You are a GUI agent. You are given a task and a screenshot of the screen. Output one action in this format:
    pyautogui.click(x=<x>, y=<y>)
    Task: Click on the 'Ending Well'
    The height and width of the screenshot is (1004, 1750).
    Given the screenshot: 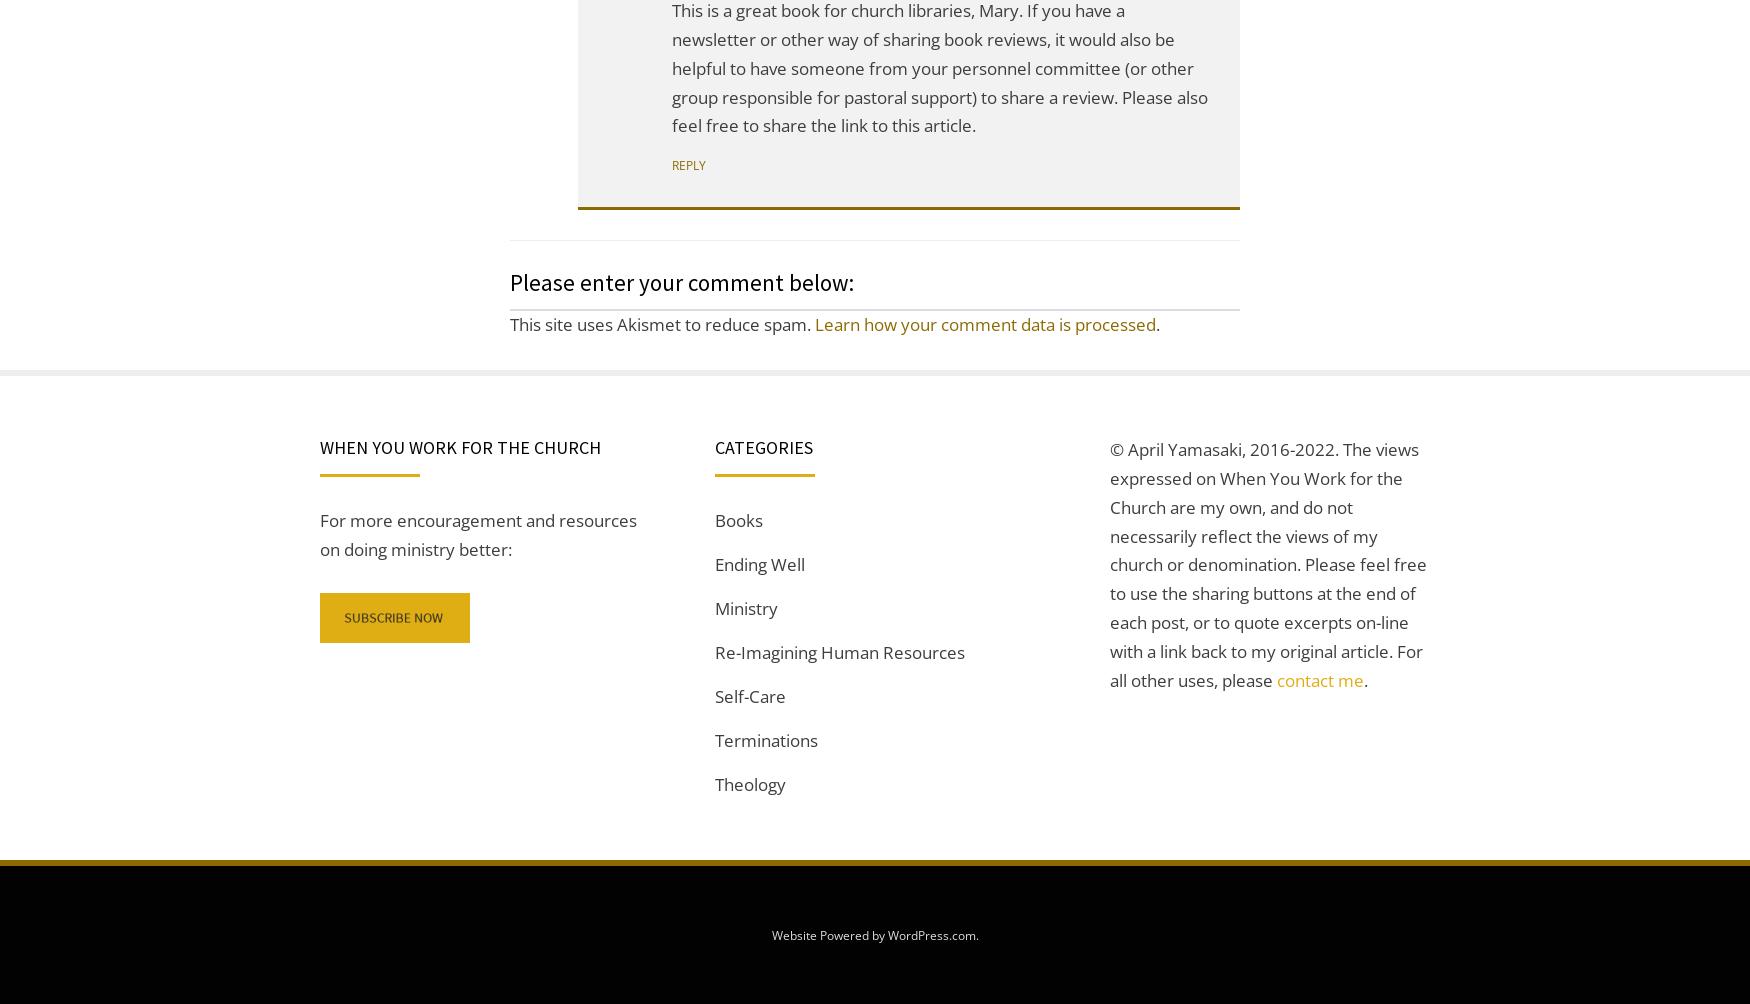 What is the action you would take?
    pyautogui.click(x=759, y=564)
    